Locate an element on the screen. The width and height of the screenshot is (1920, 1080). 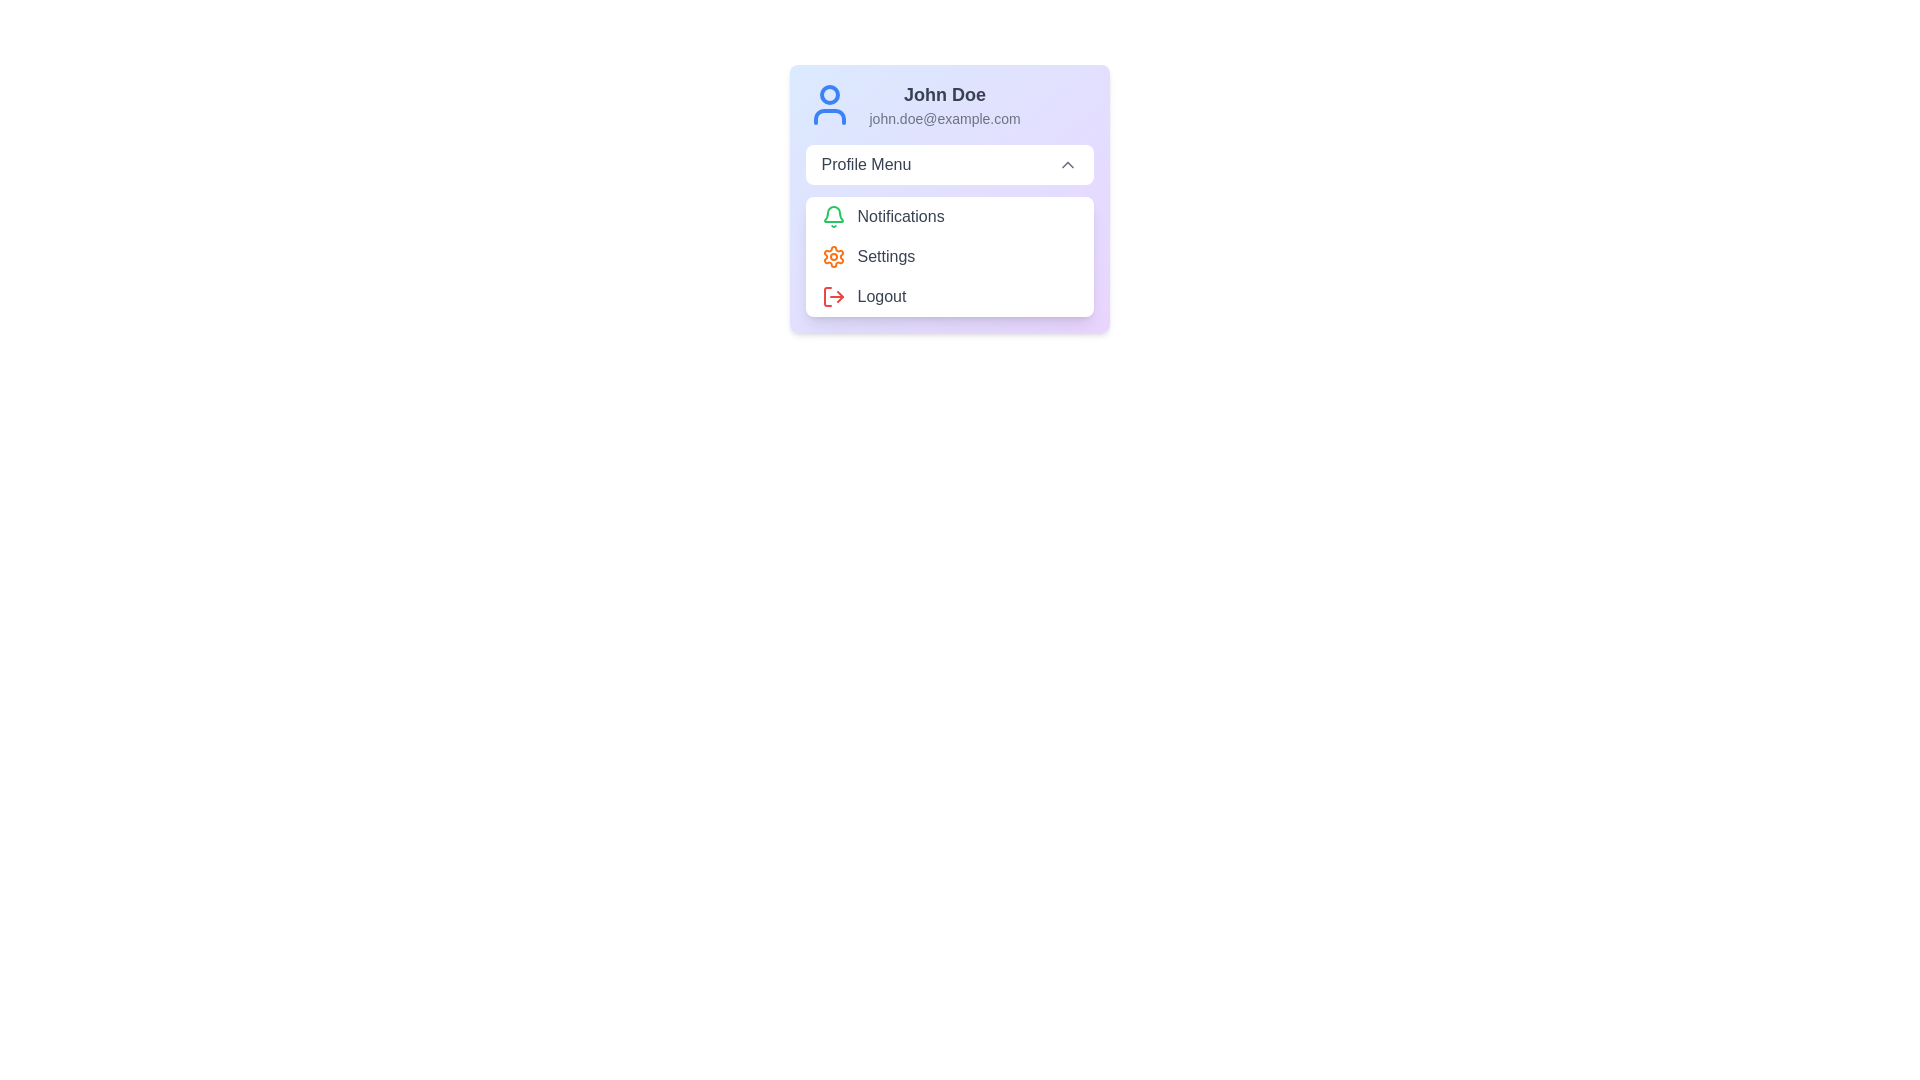
the upward-pointing chevron icon styled in gray, located to the right of the 'Profile Menu' text is located at coordinates (1066, 164).